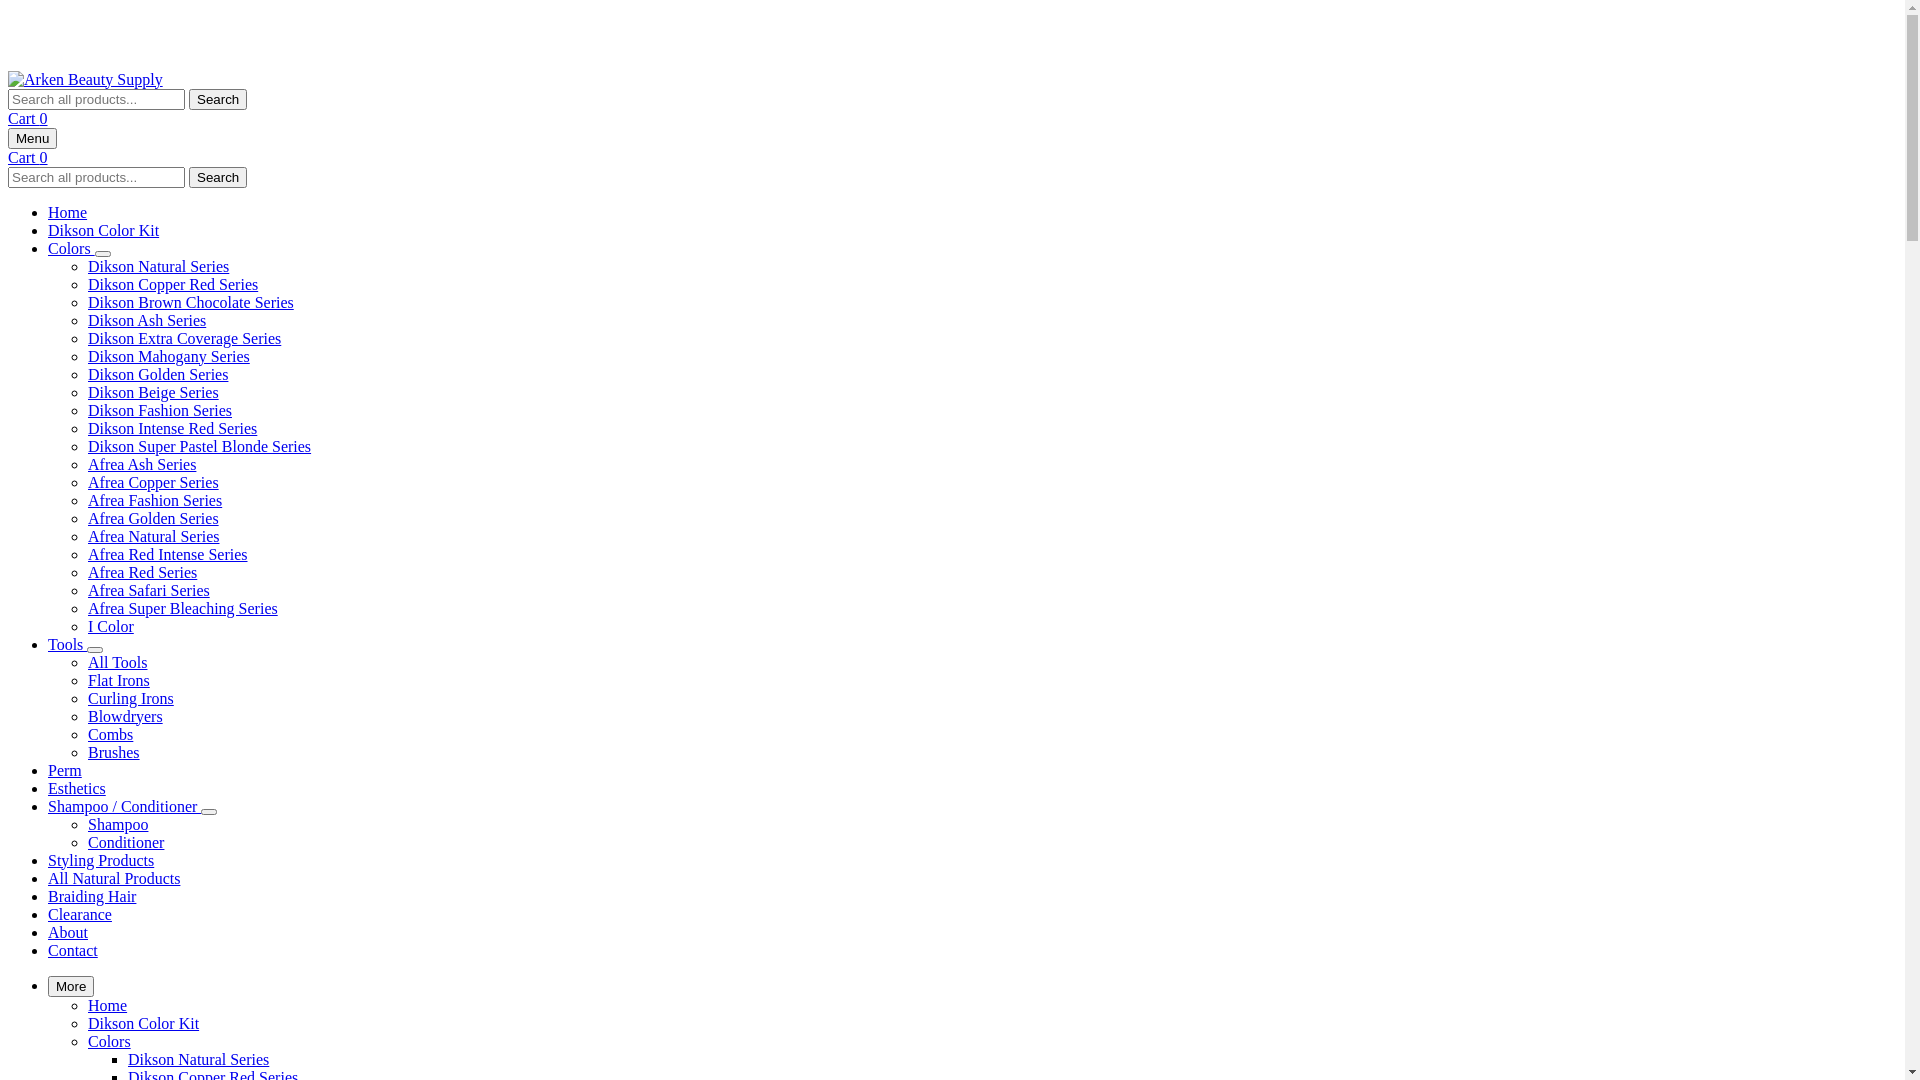  I want to click on 'Colors', so click(86, 1039).